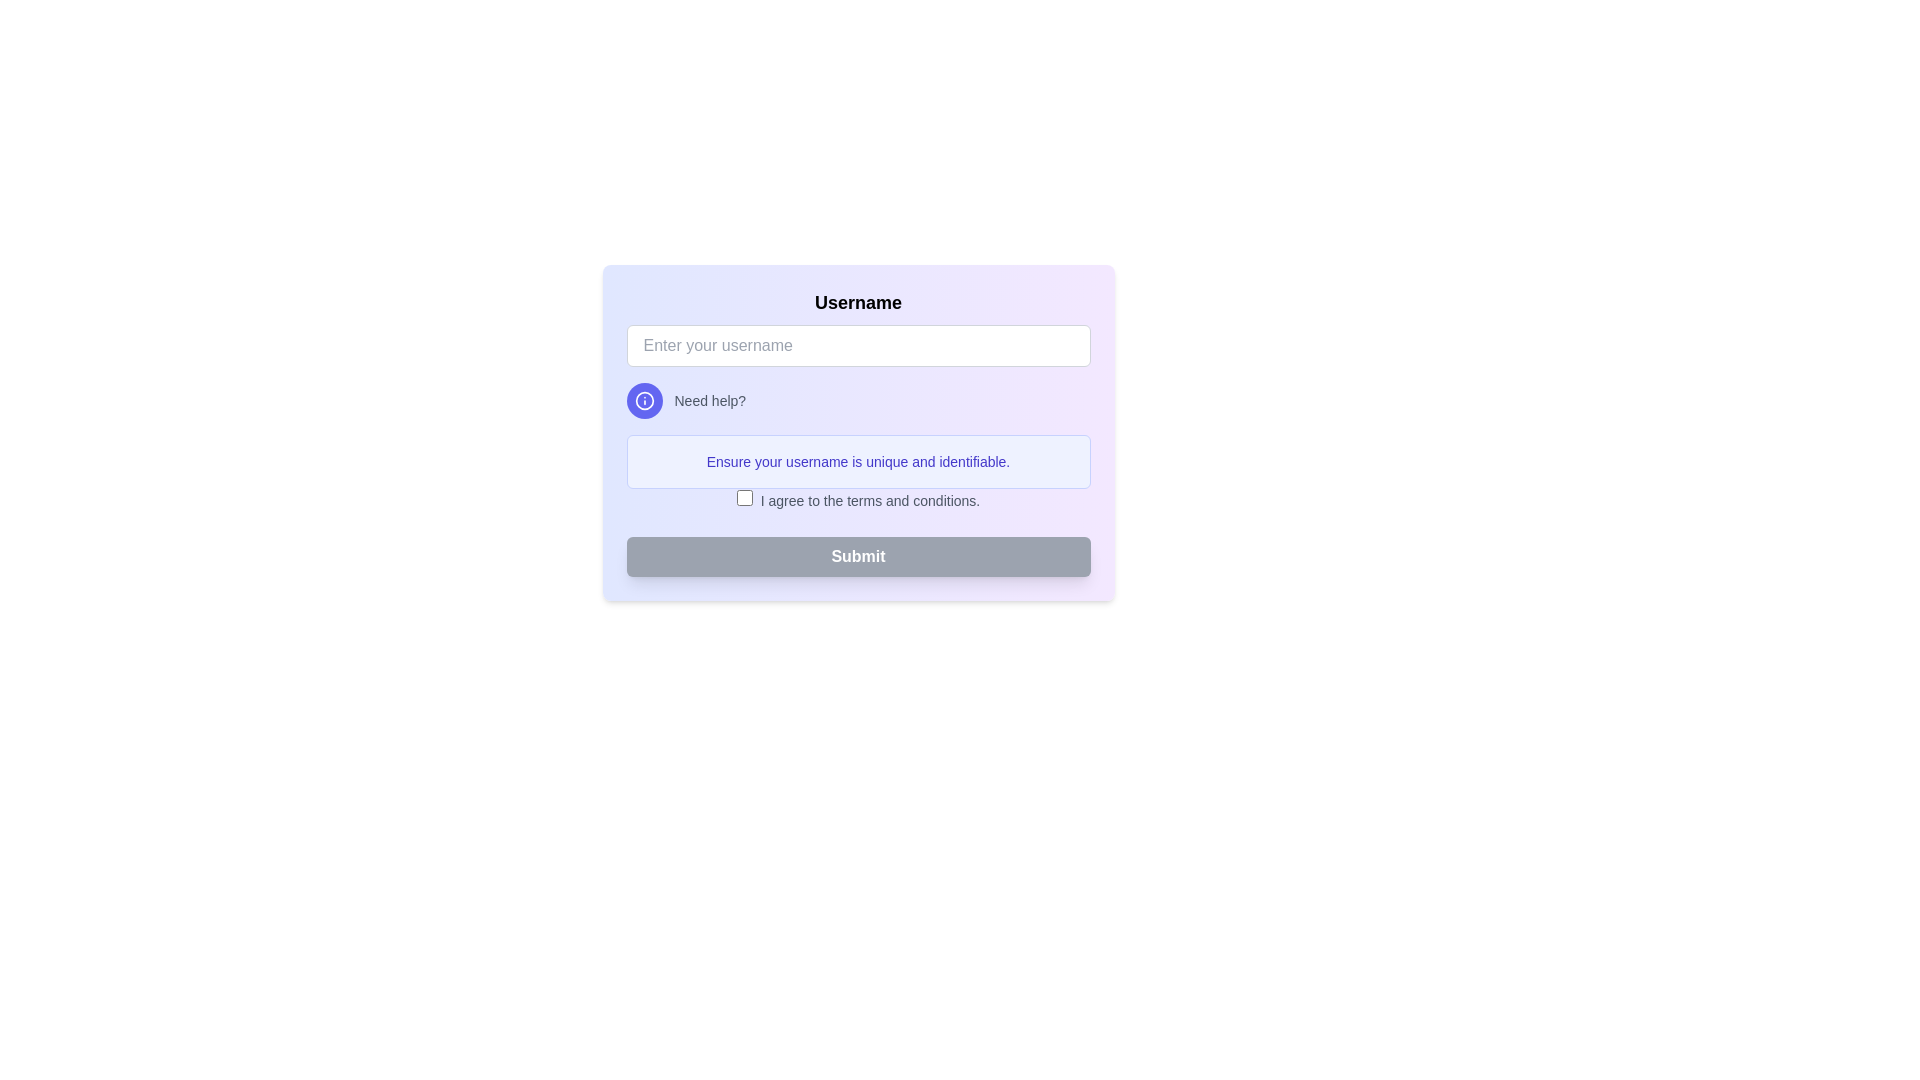 This screenshot has width=1920, height=1080. What do you see at coordinates (644, 401) in the screenshot?
I see `the help button located on the left side of the 'Need help?' text, just below the username input field within the modal window` at bounding box center [644, 401].